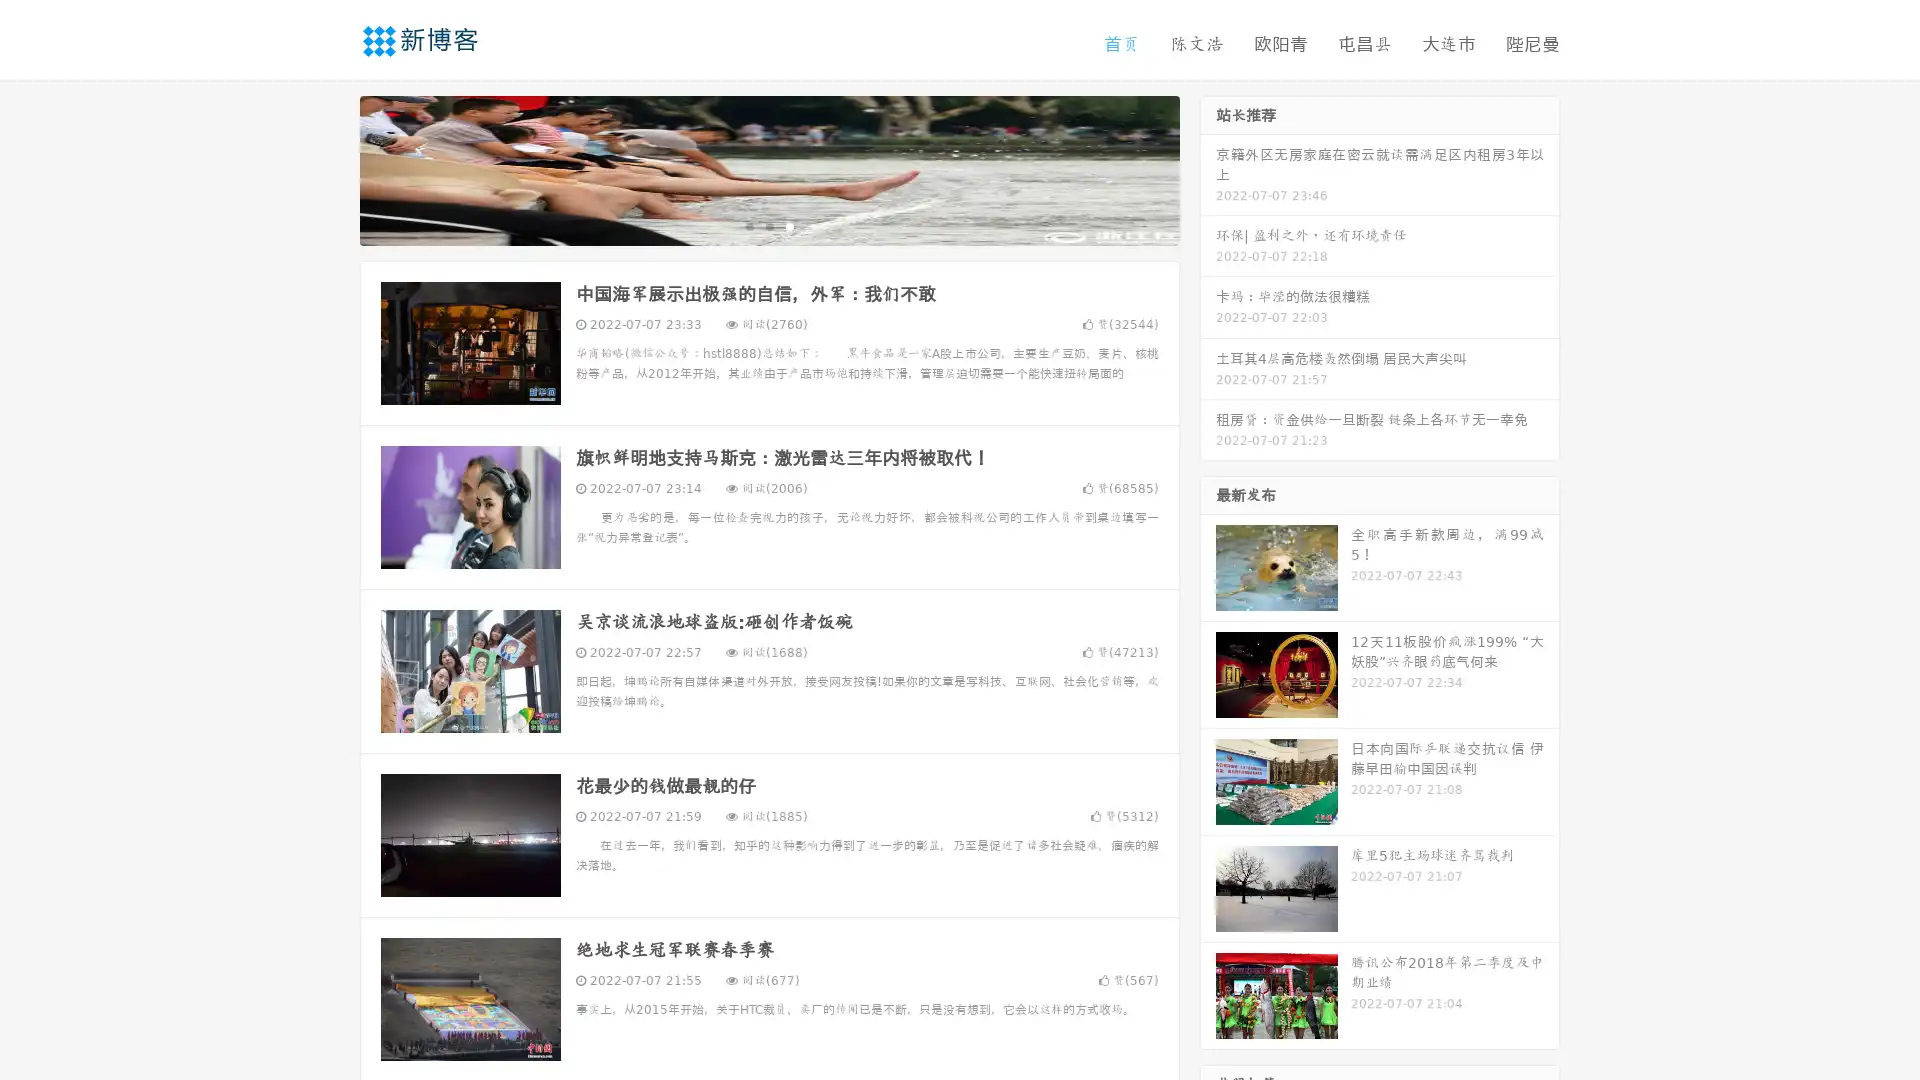  Describe the element at coordinates (789, 225) in the screenshot. I see `Go to slide 3` at that location.